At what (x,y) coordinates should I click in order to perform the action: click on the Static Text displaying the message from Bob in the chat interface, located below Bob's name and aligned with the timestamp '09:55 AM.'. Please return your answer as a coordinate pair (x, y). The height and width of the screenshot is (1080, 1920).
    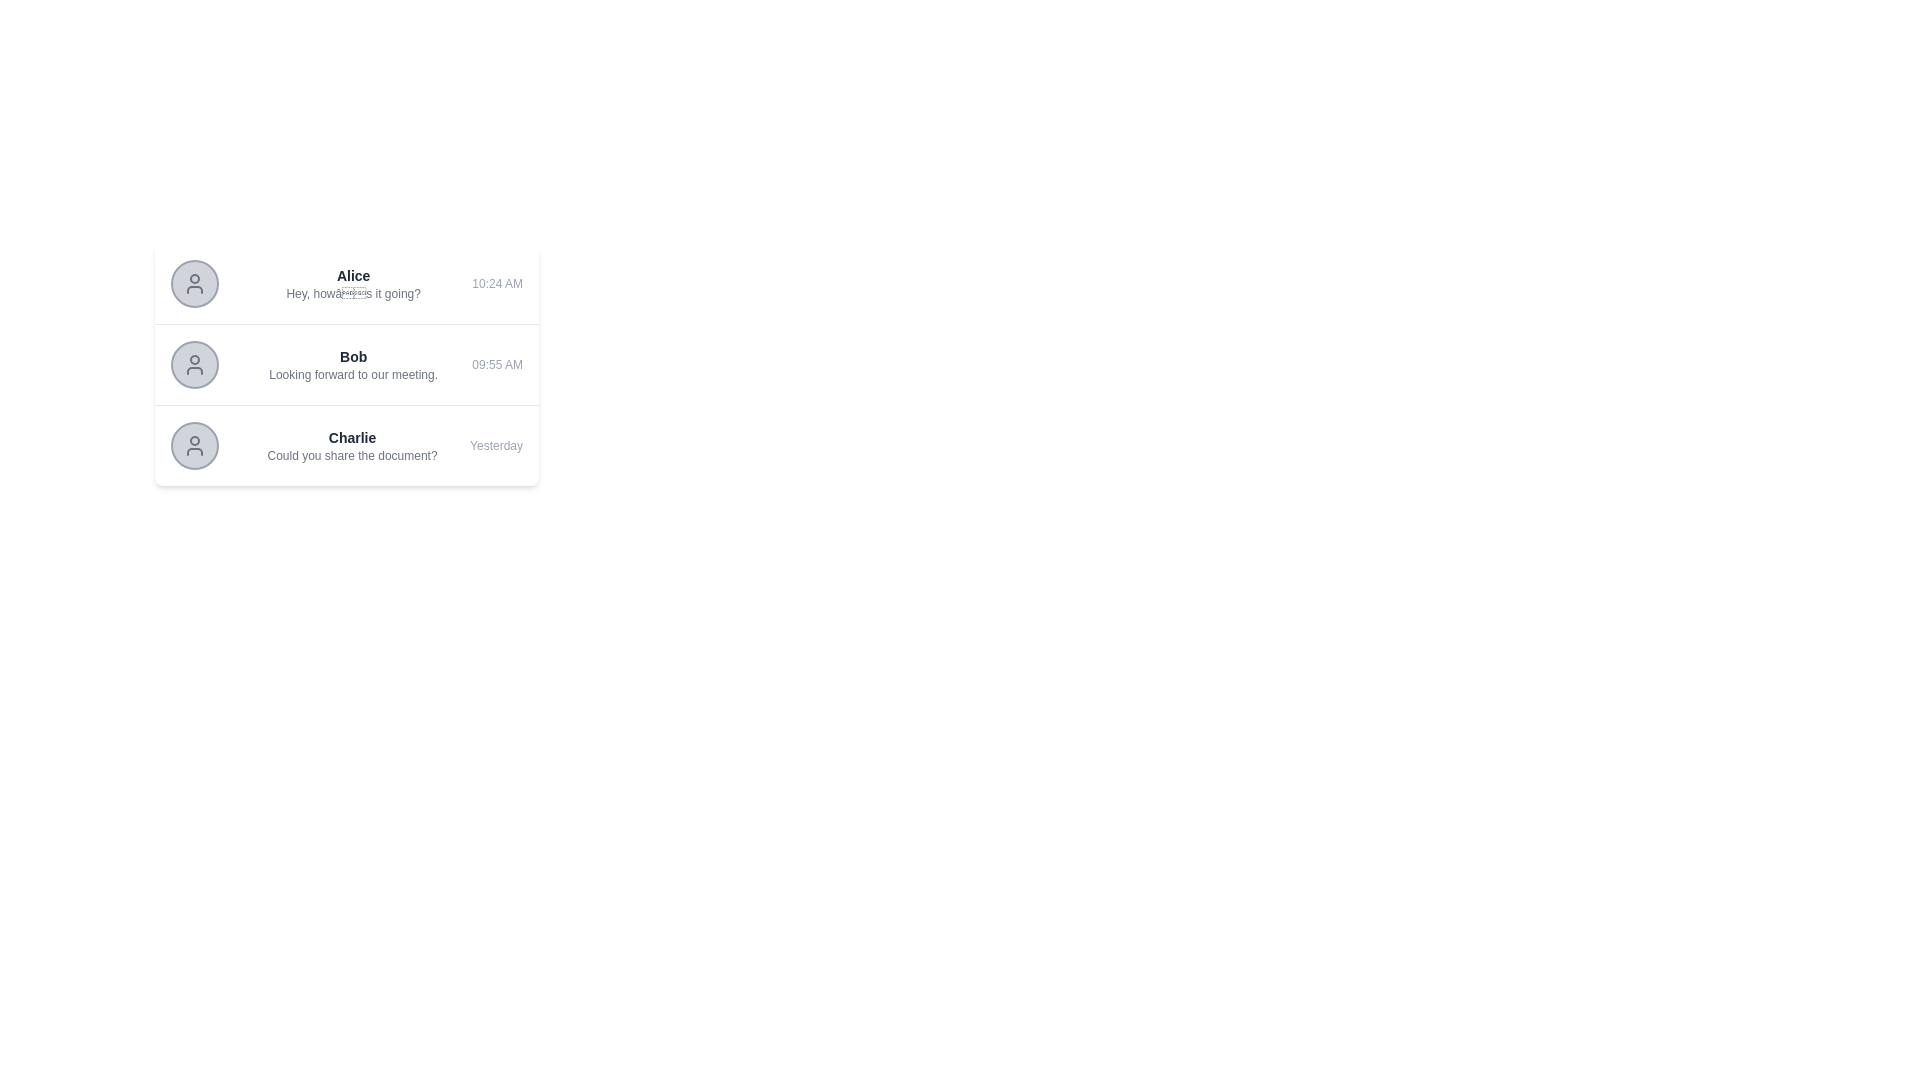
    Looking at the image, I should click on (353, 374).